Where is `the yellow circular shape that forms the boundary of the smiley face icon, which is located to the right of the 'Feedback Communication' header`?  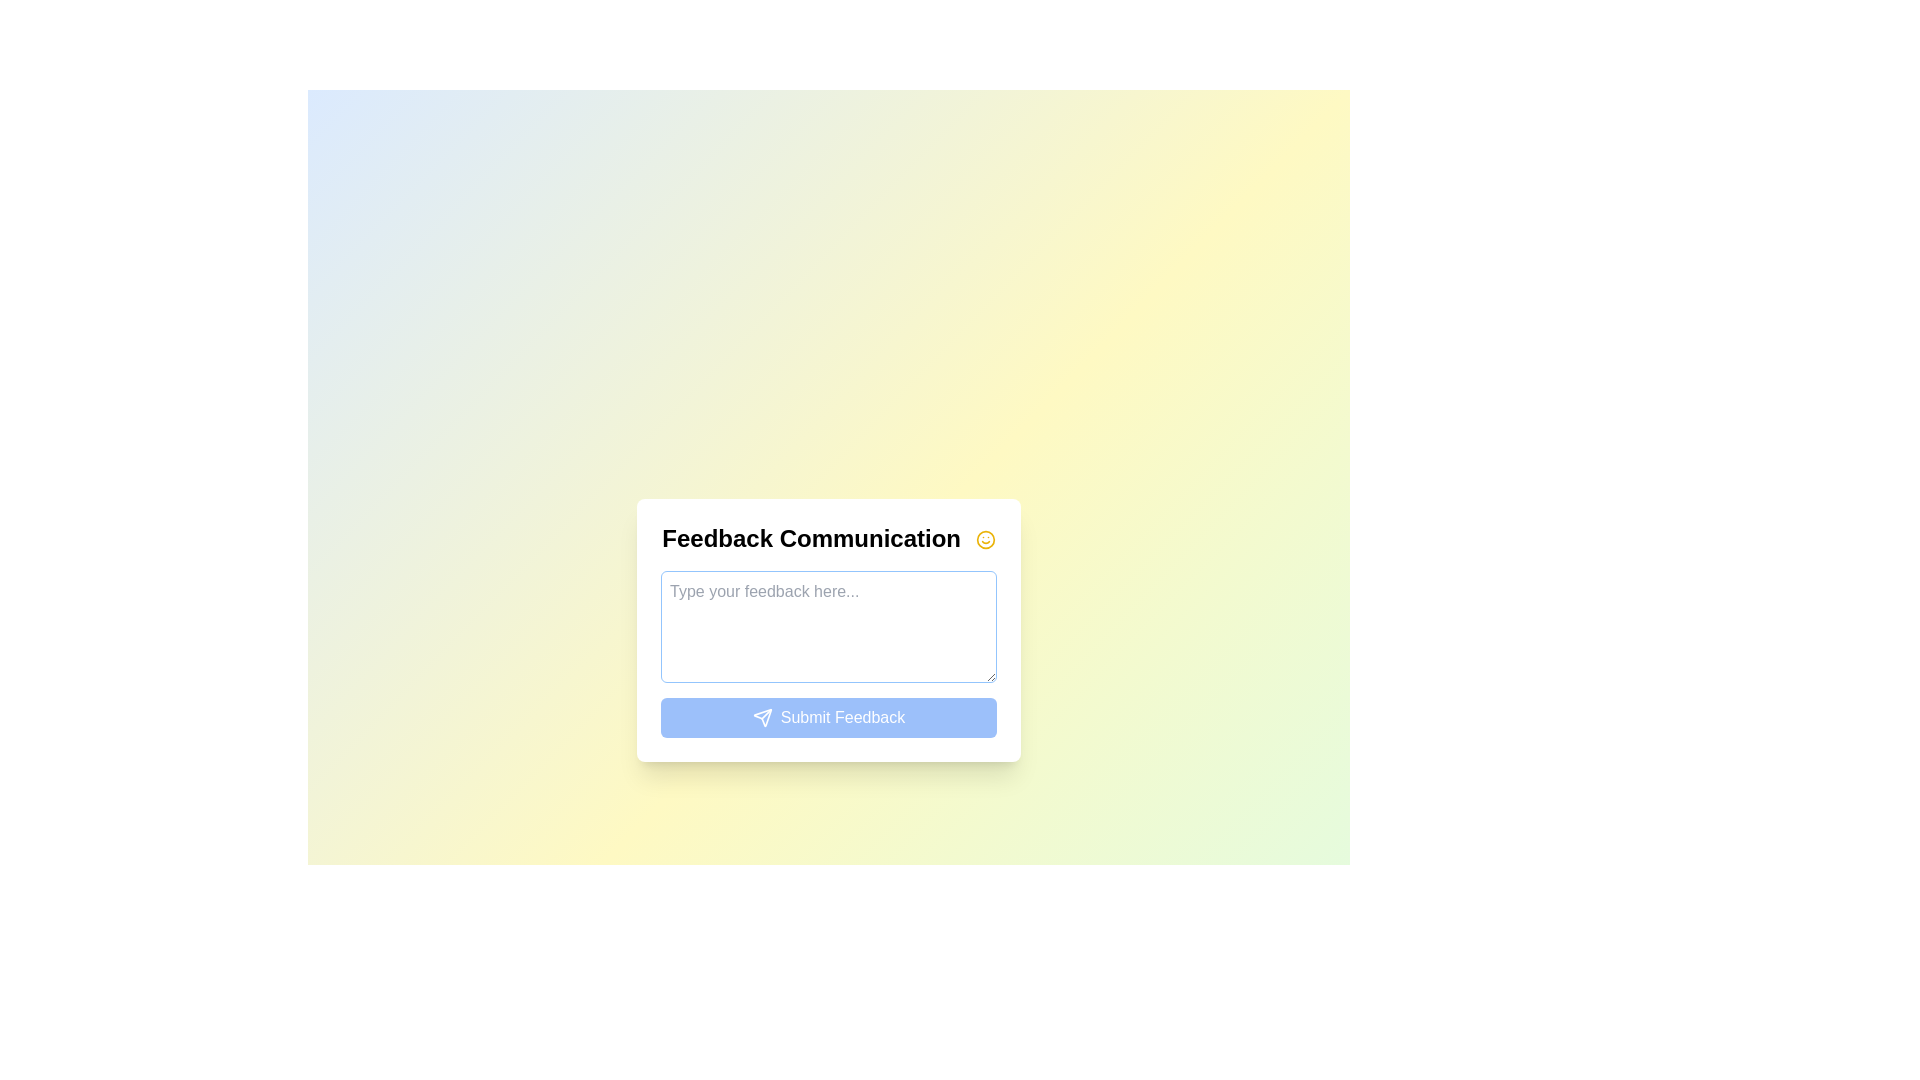
the yellow circular shape that forms the boundary of the smiley face icon, which is located to the right of the 'Feedback Communication' header is located at coordinates (985, 540).